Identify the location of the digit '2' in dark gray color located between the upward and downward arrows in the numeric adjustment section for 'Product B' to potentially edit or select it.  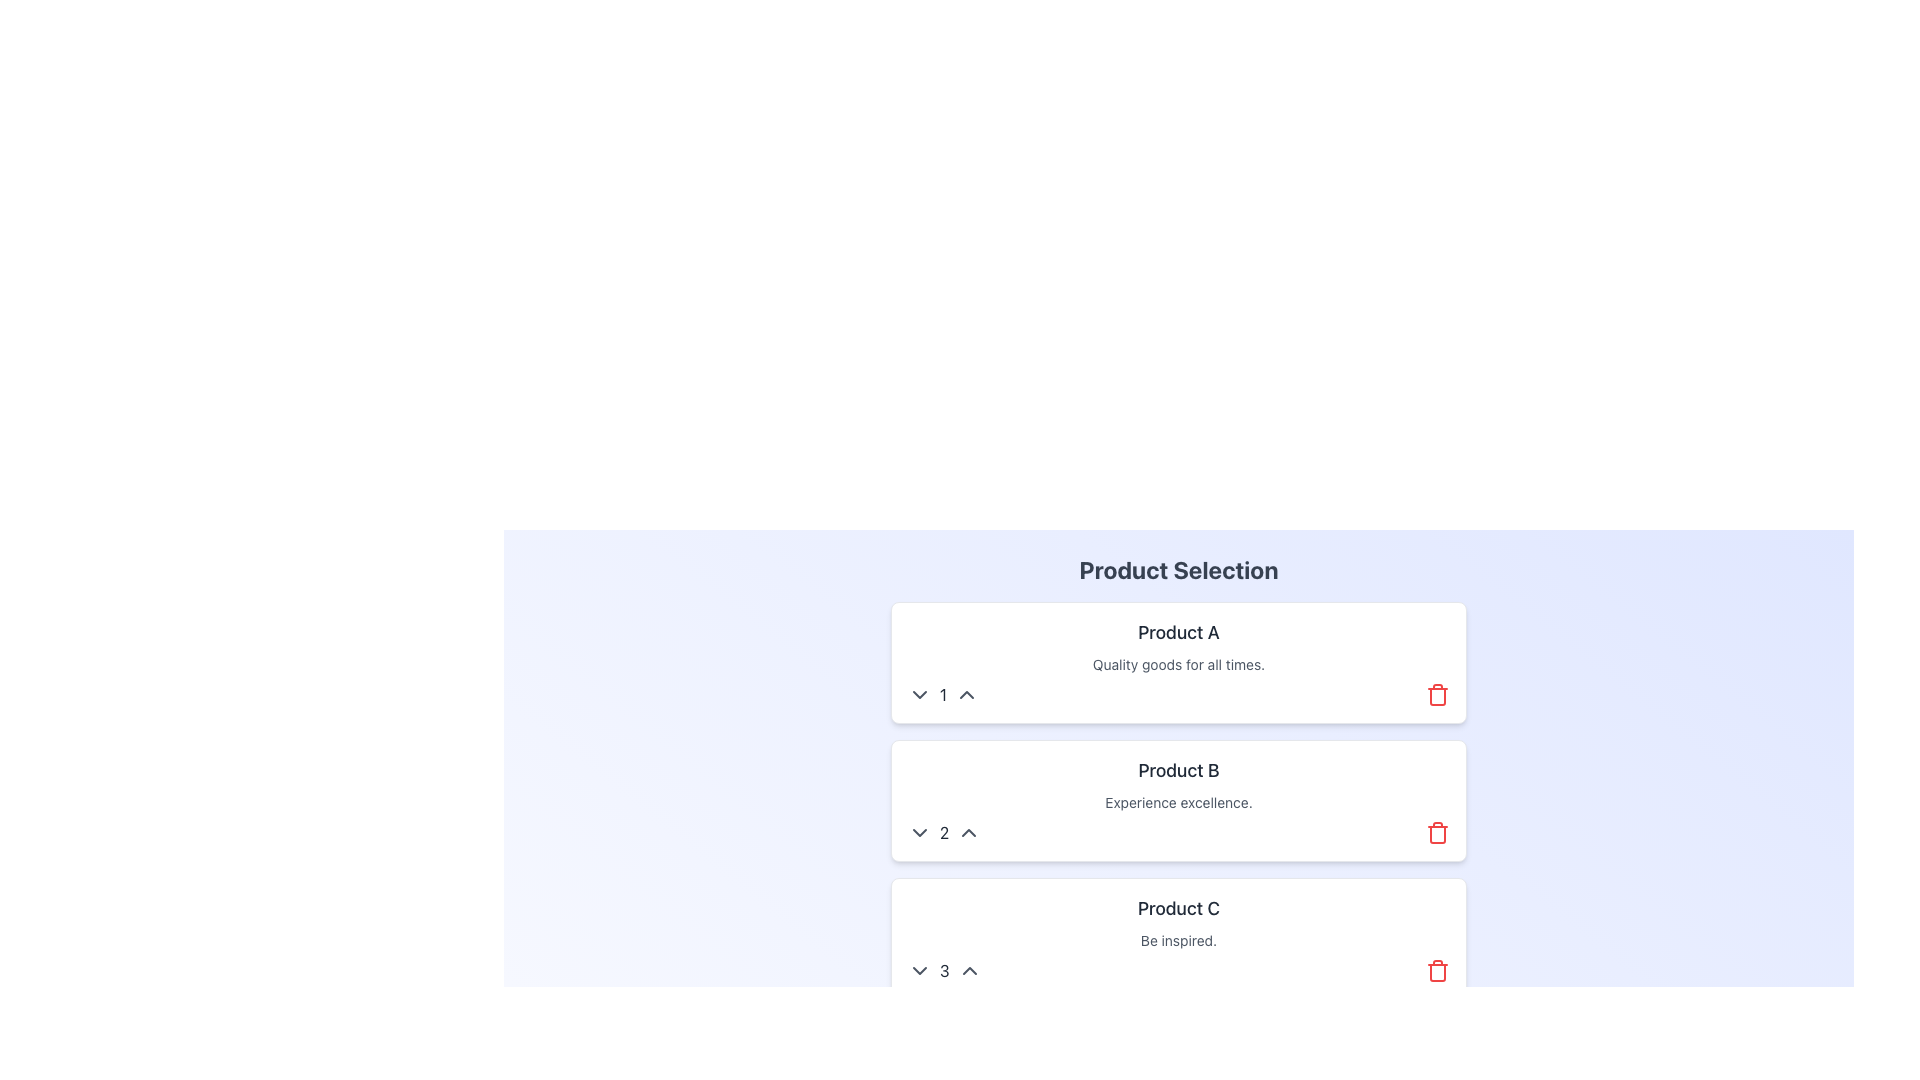
(943, 833).